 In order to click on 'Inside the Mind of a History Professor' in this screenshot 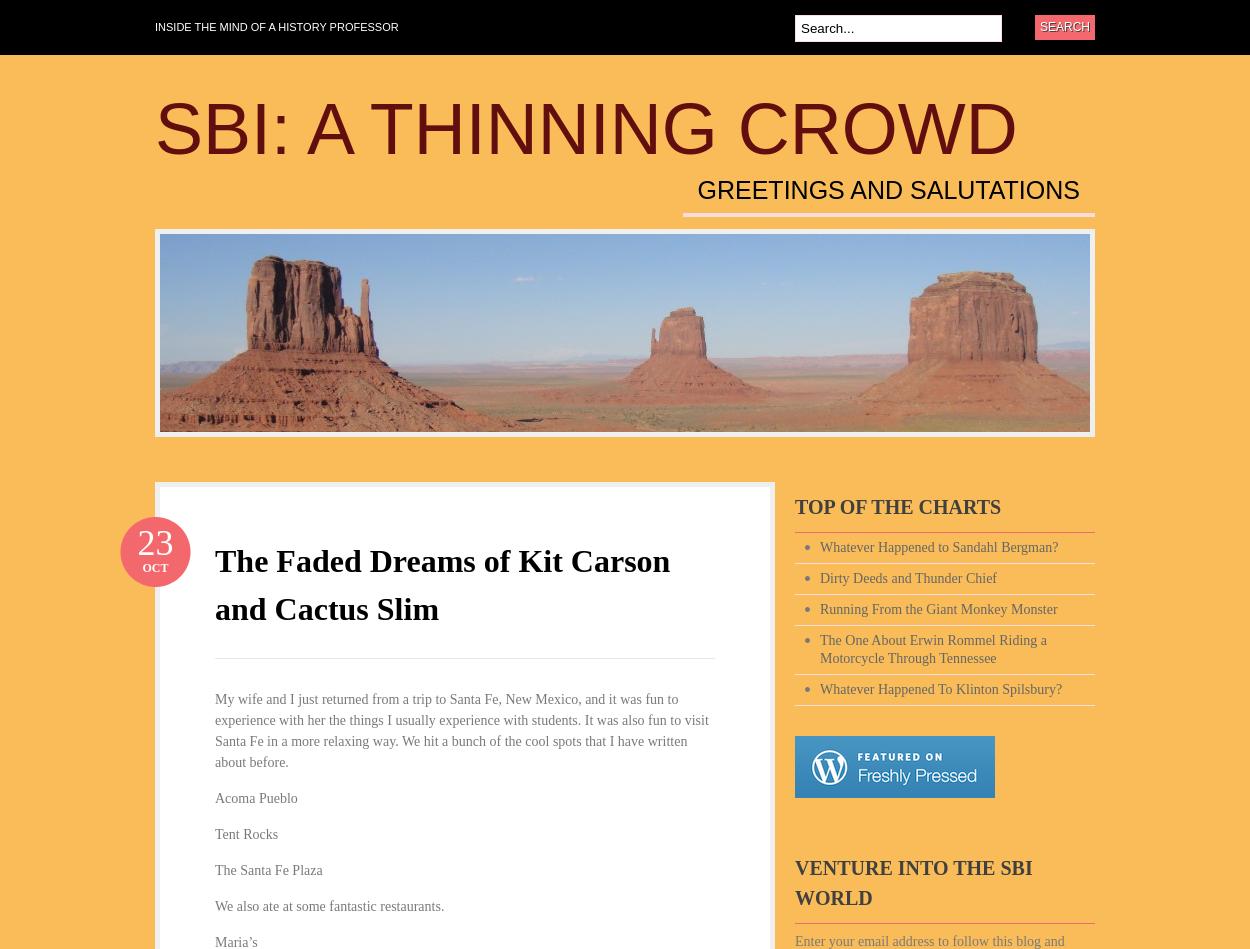, I will do `click(276, 27)`.